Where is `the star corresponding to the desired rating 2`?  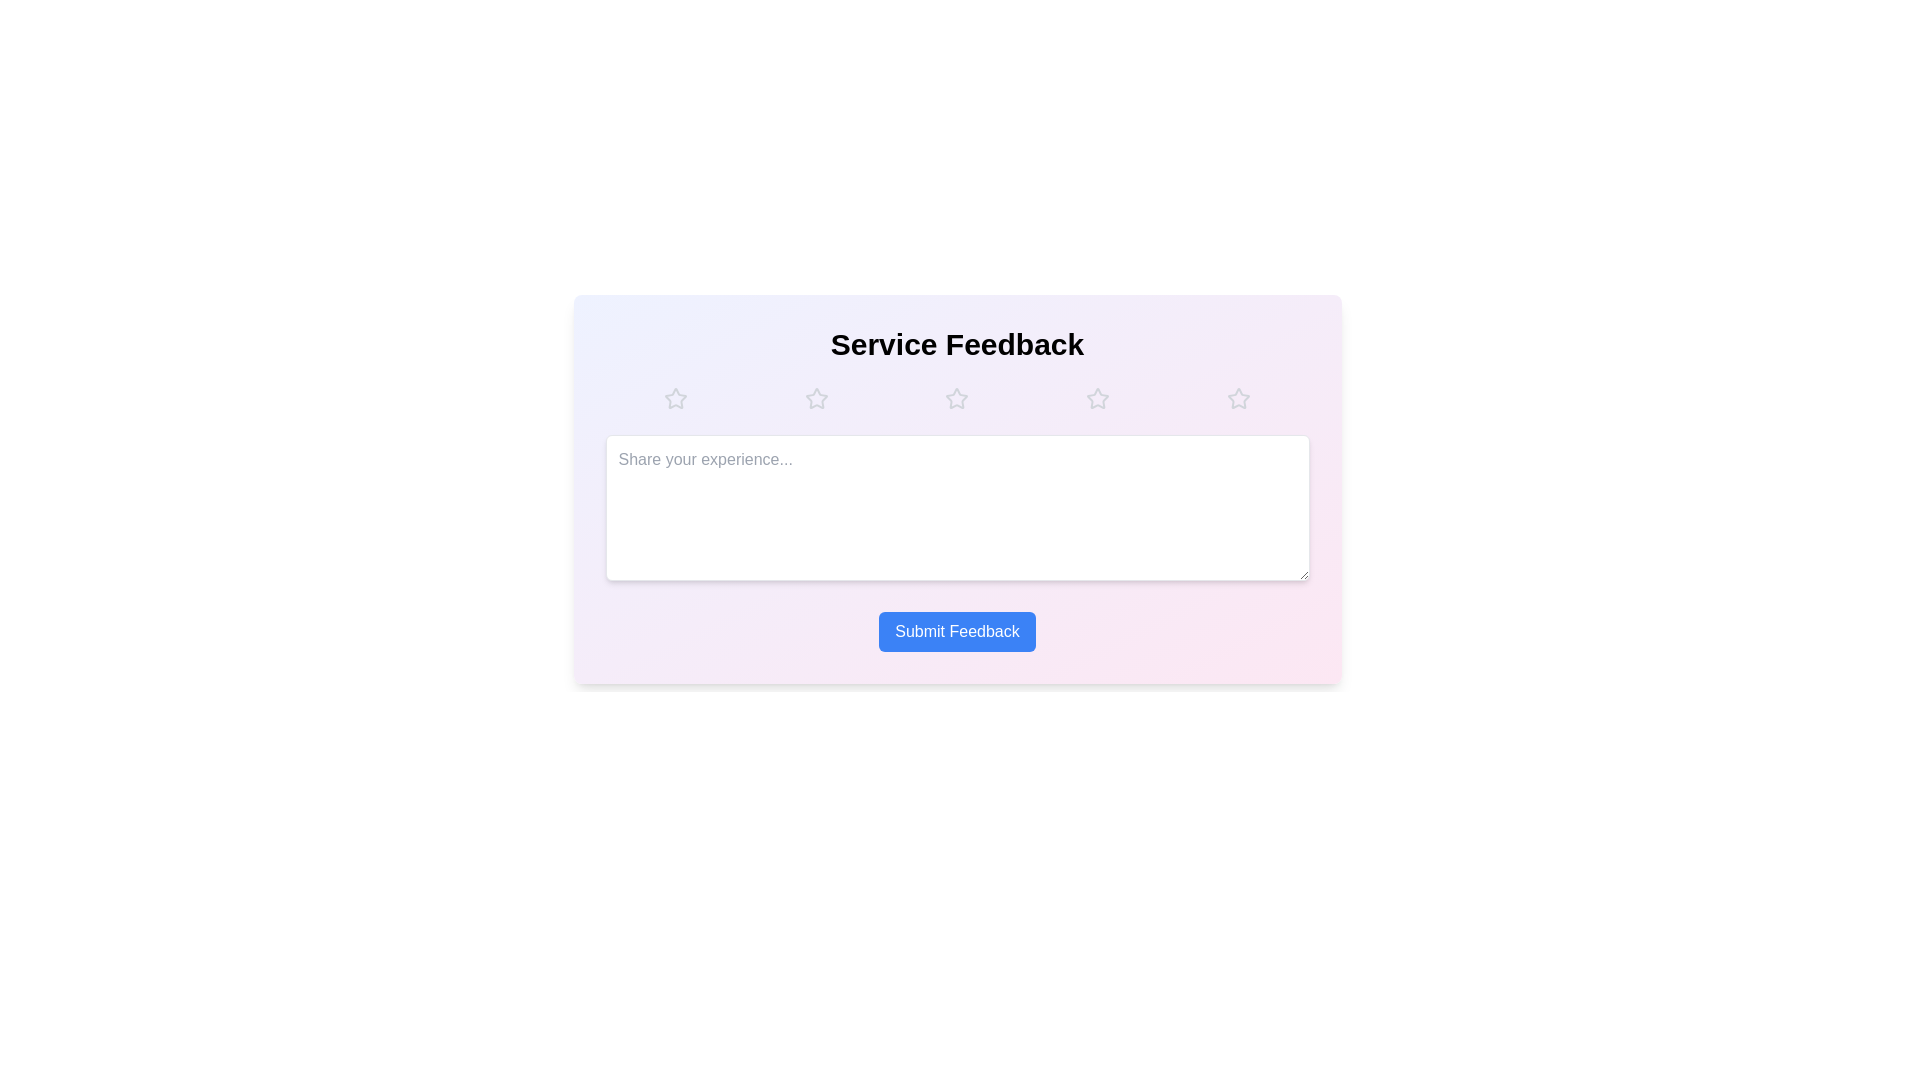 the star corresponding to the desired rating 2 is located at coordinates (816, 398).